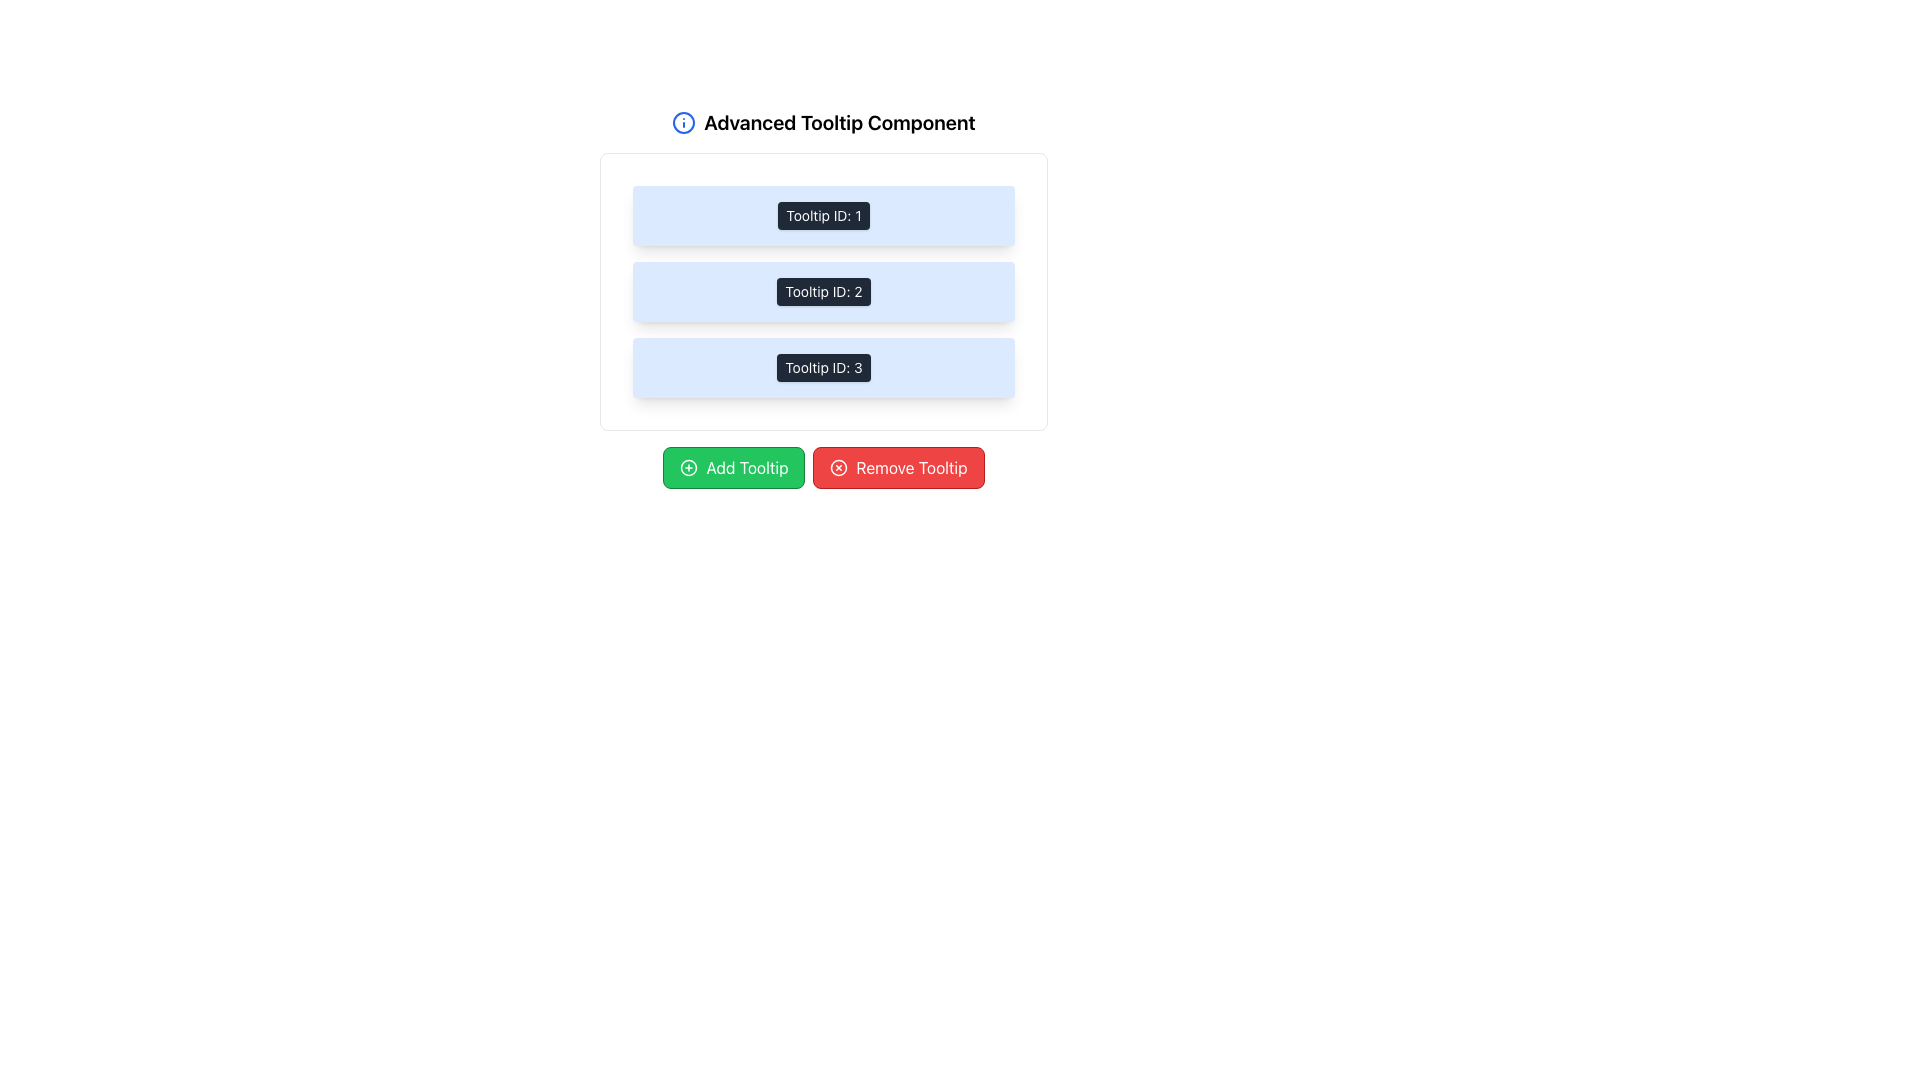 The width and height of the screenshot is (1920, 1080). I want to click on the text displayed in the Tooltip label that shows 'Tooltip ID: 2', which is the second element in a vertical list of tooltips, so click(824, 292).